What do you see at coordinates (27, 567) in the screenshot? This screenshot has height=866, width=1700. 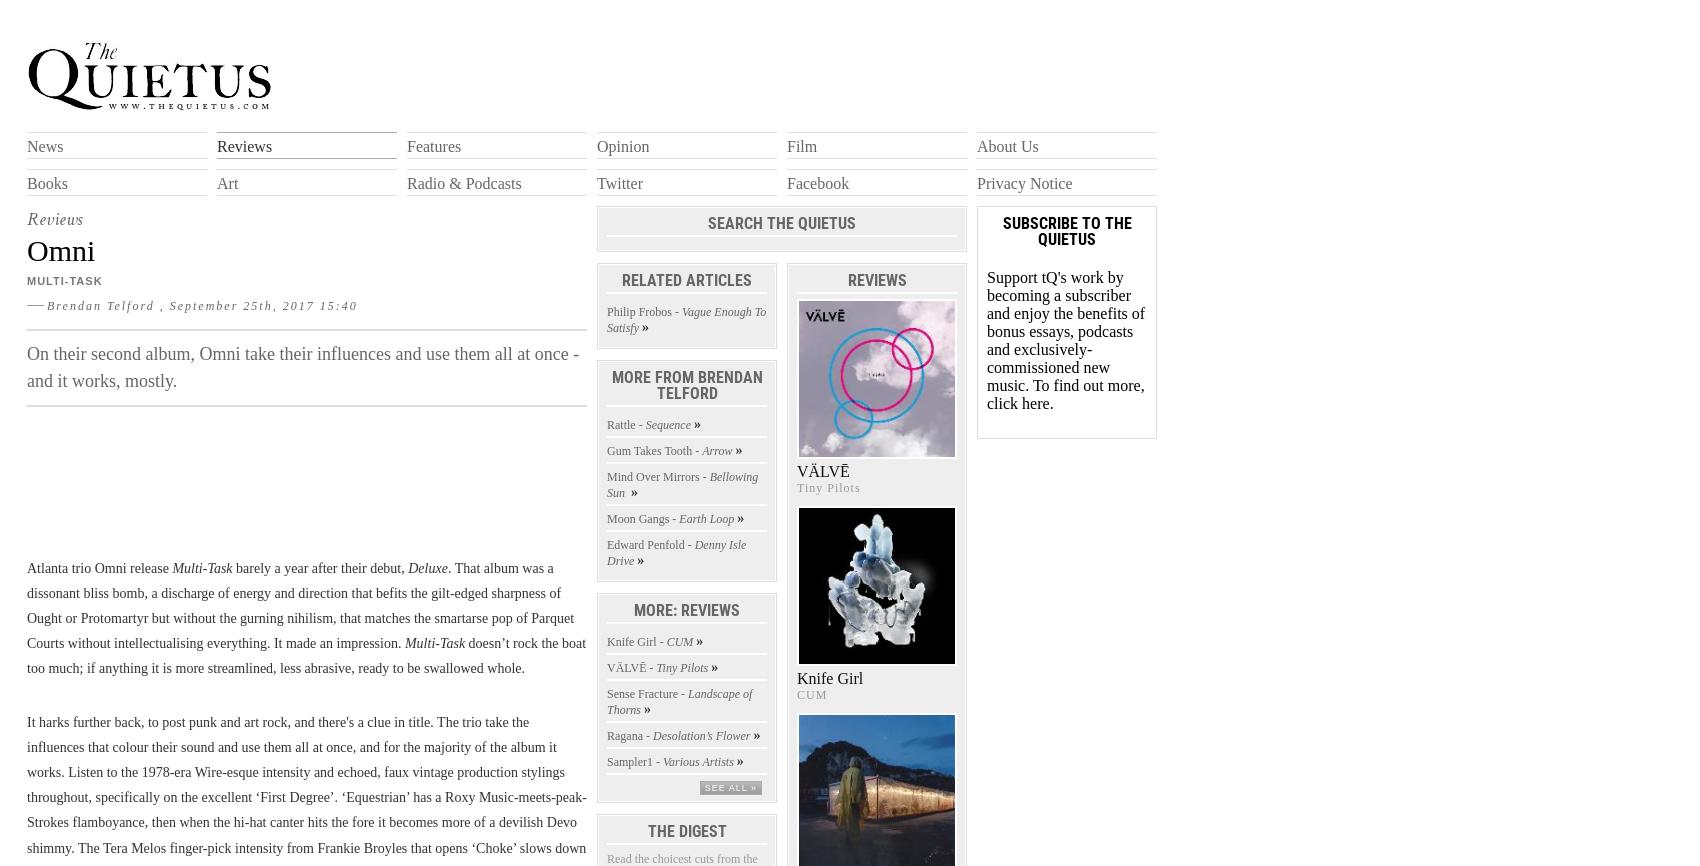 I see `'Atlanta trio Omni release'` at bounding box center [27, 567].